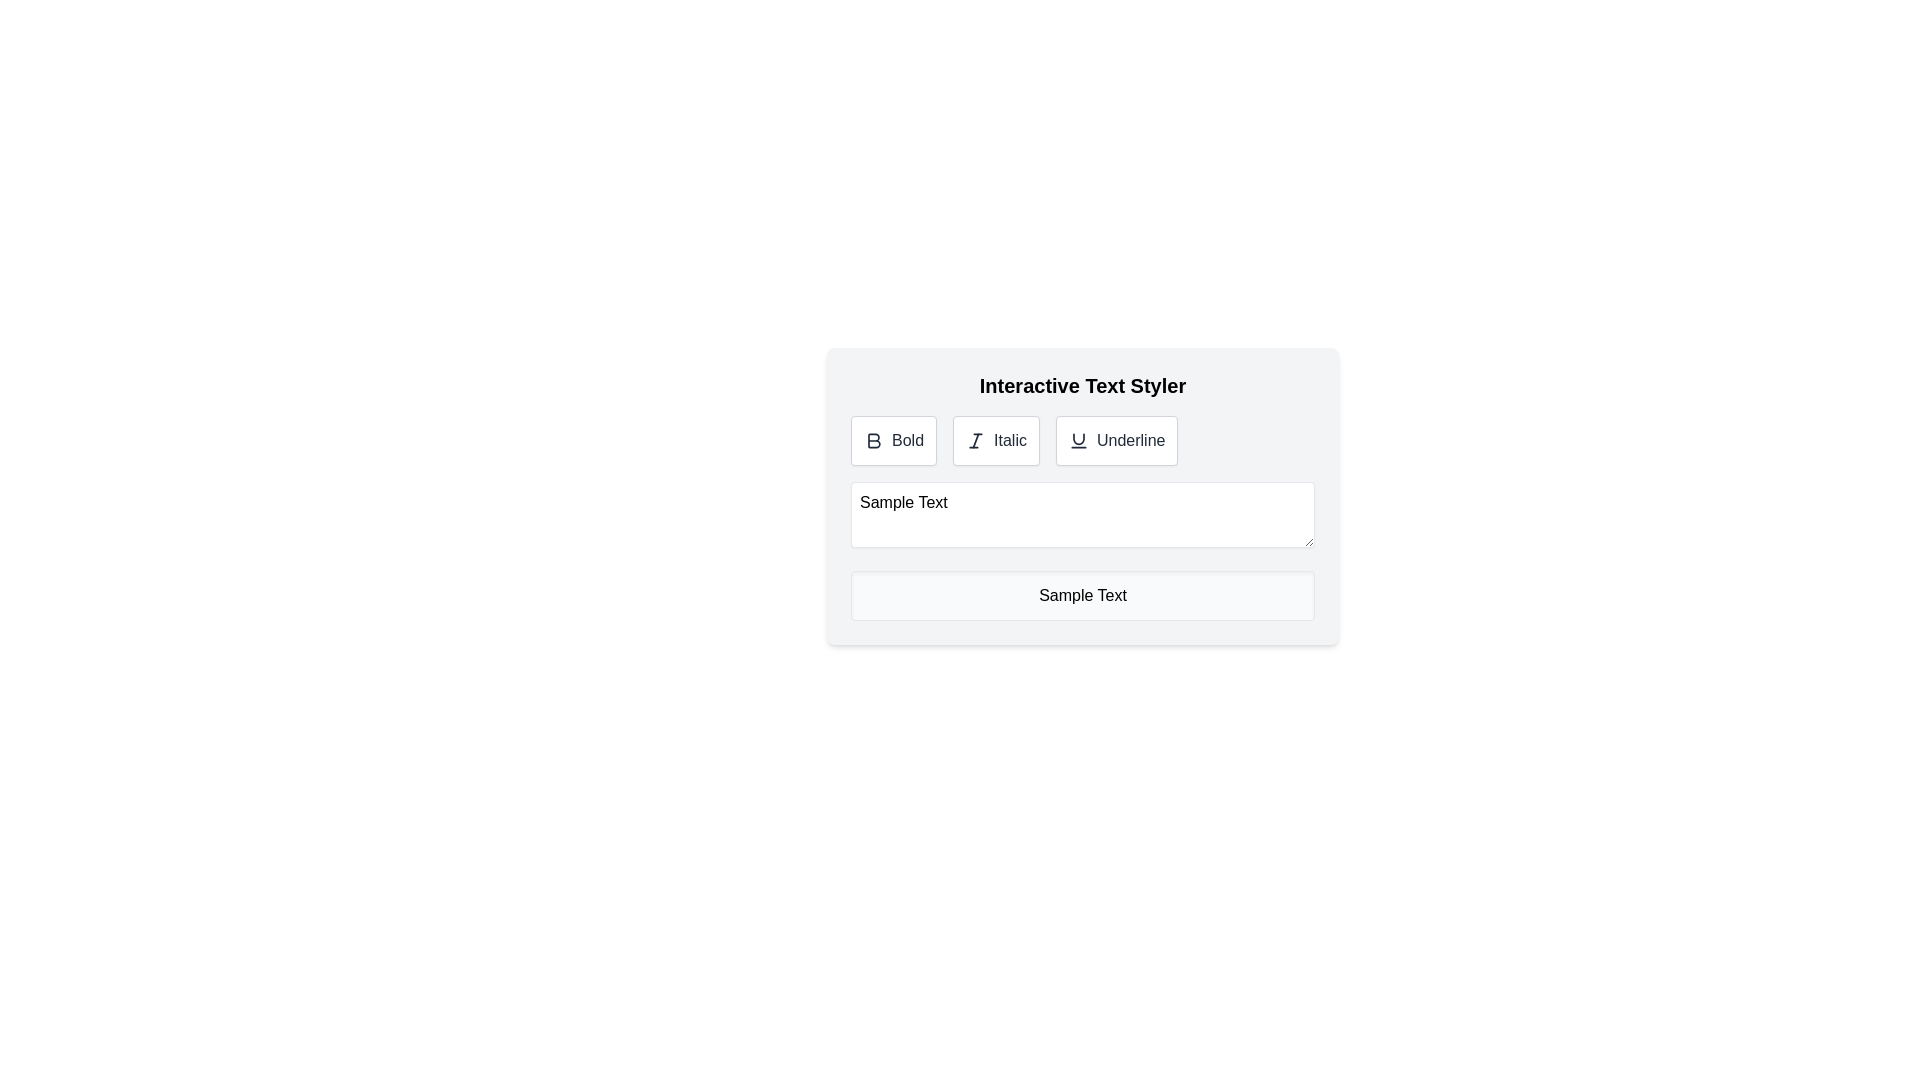 The height and width of the screenshot is (1080, 1920). What do you see at coordinates (1116, 439) in the screenshot?
I see `the 'Underline' button to toggle the underline styling` at bounding box center [1116, 439].